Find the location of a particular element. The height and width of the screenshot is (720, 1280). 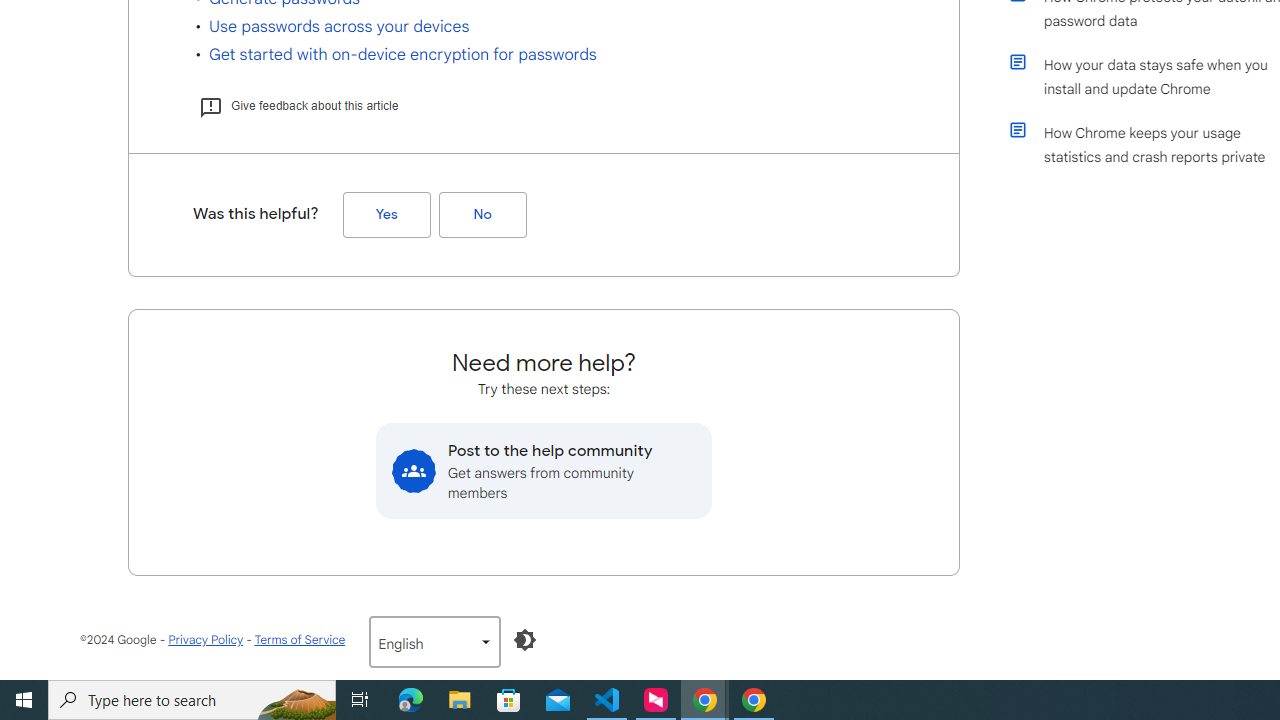

'Yes (Was this helpful?)' is located at coordinates (386, 215).